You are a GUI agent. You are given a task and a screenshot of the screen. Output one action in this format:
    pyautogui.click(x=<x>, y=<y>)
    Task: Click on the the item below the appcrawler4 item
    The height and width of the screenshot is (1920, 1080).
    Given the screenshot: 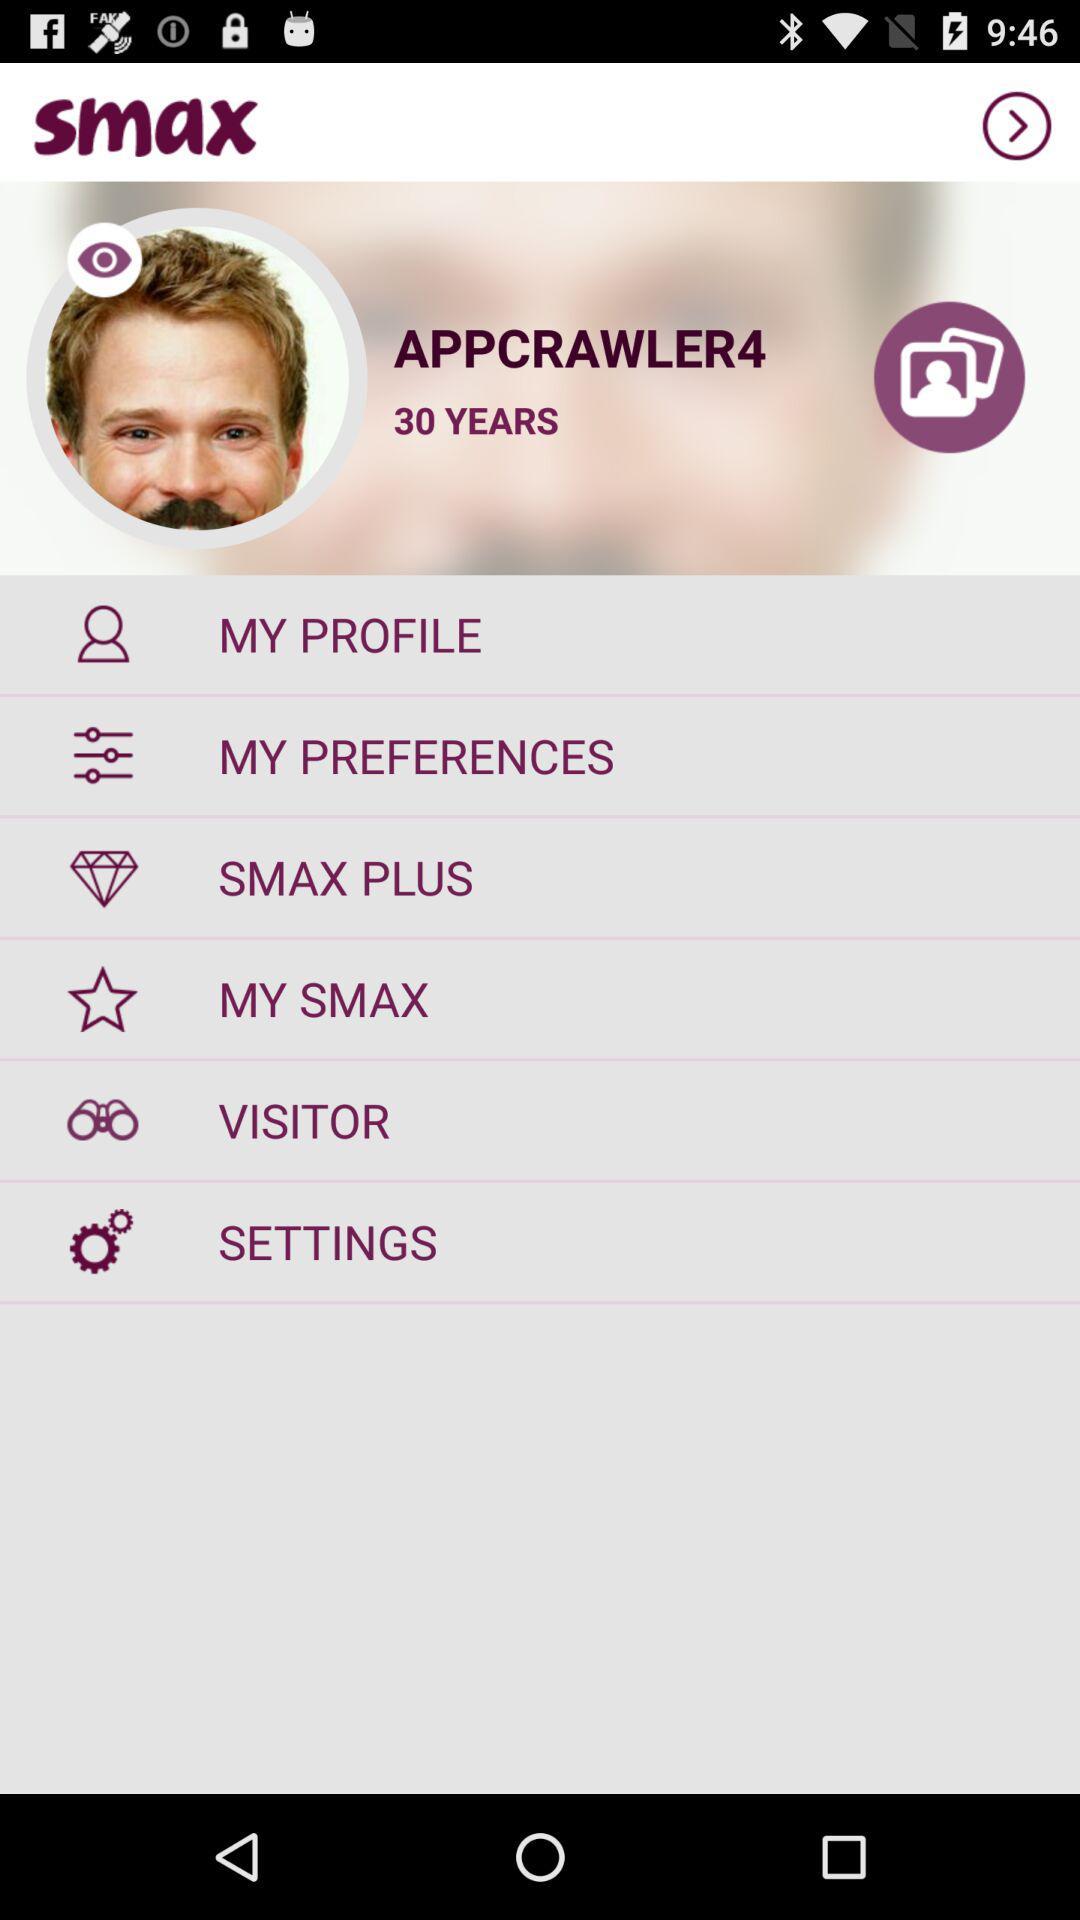 What is the action you would take?
    pyautogui.click(x=476, y=419)
    